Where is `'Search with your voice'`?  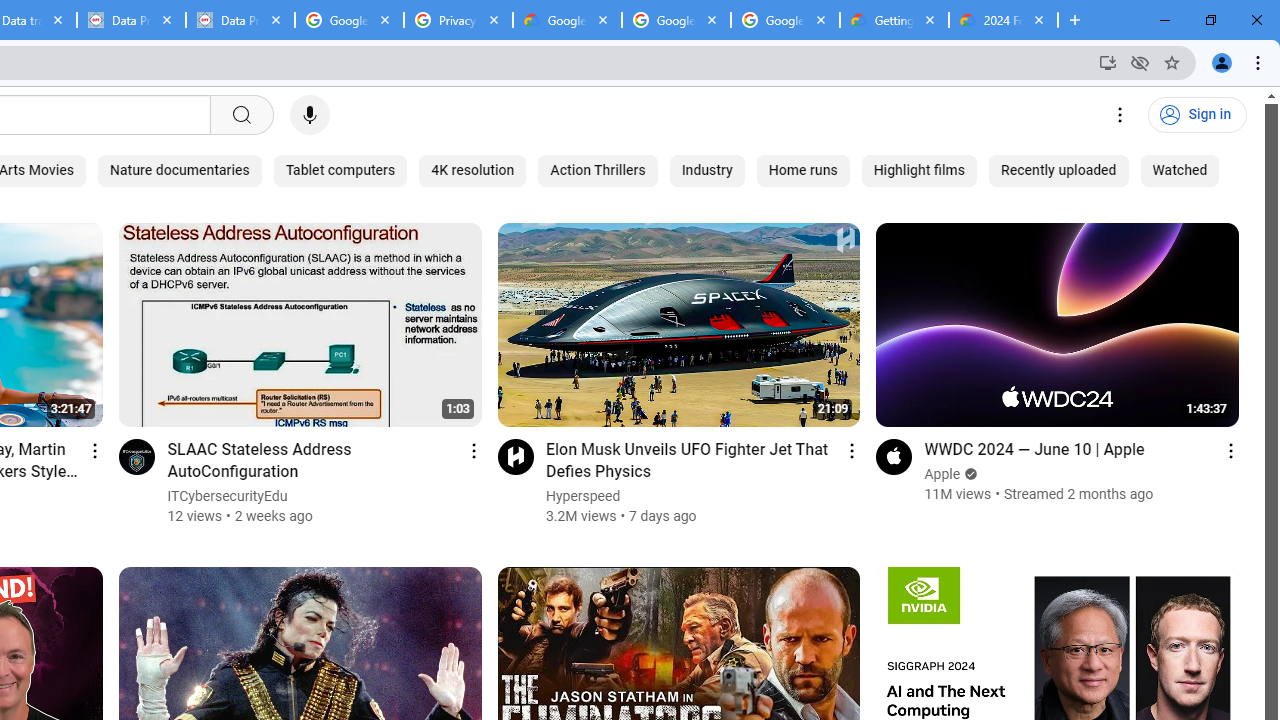
'Search with your voice' is located at coordinates (308, 115).